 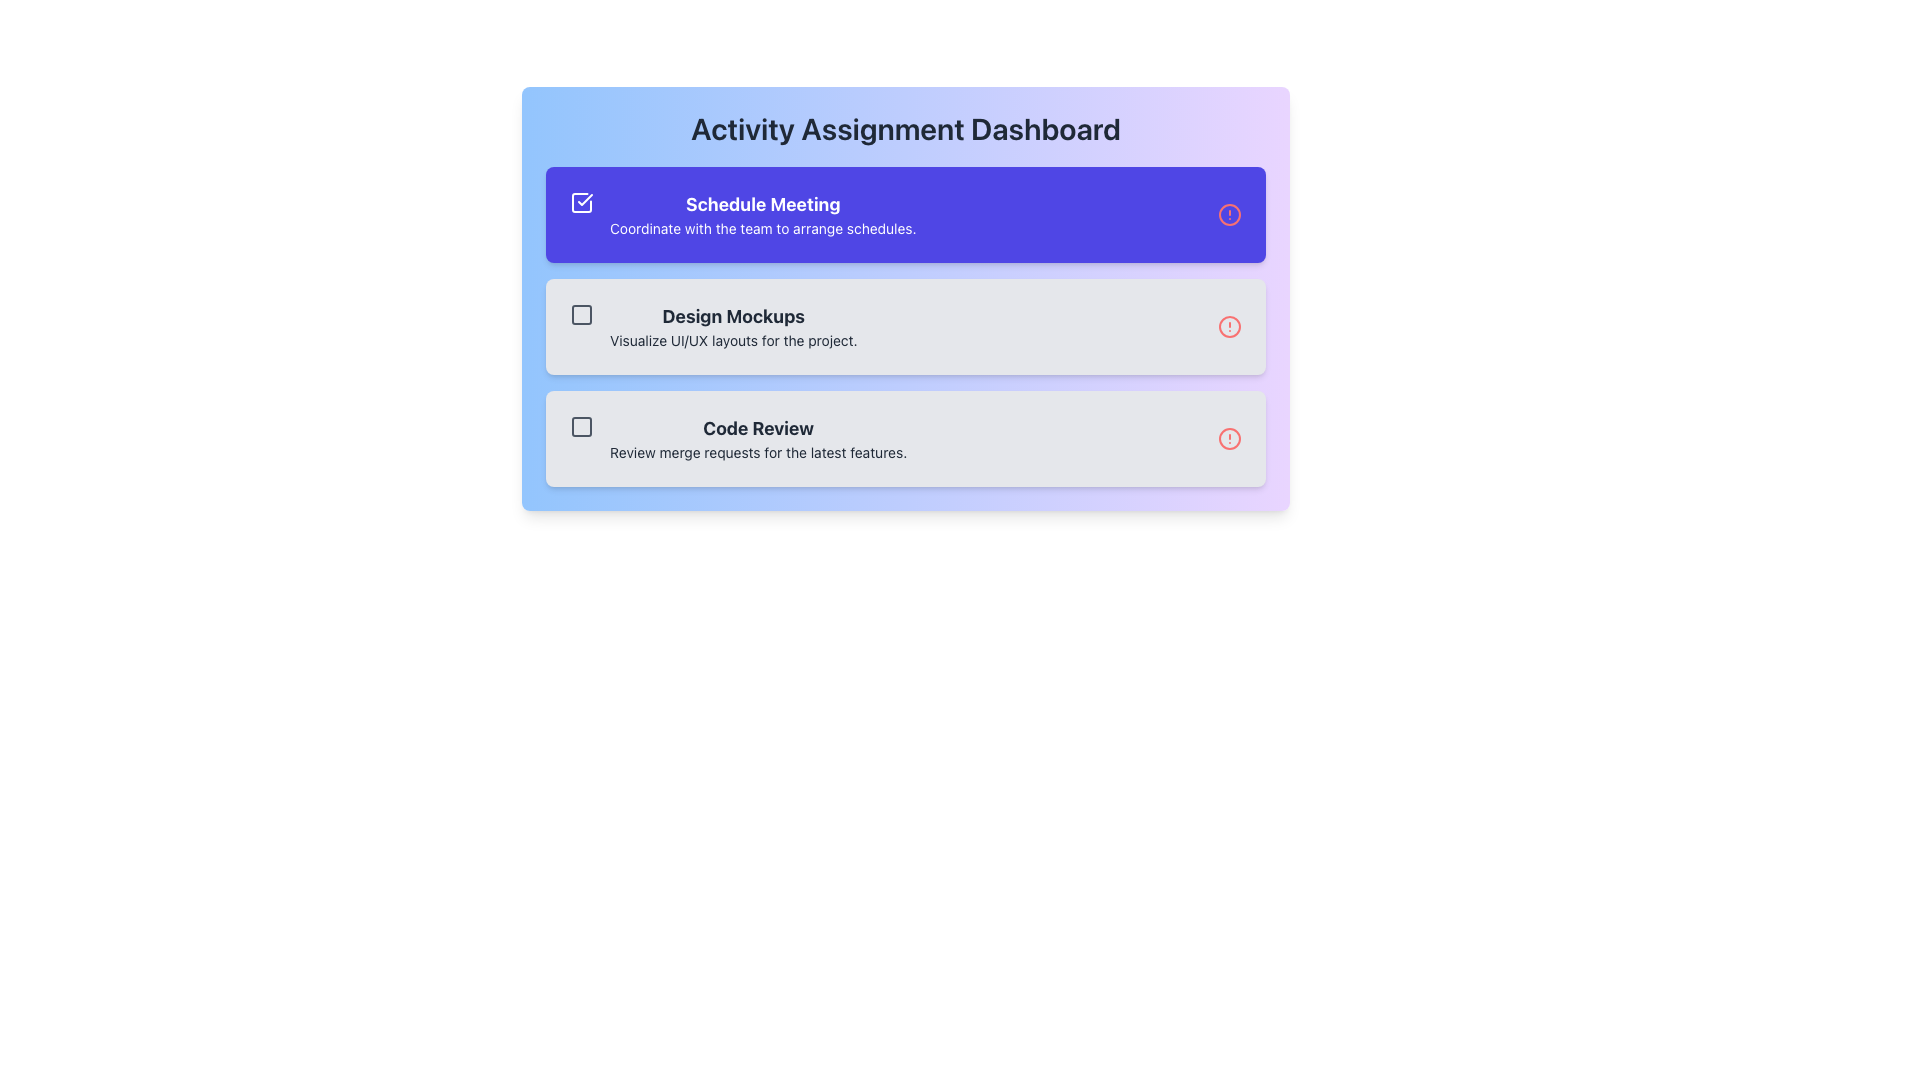 I want to click on text label displaying 'Visualize UI/UX layouts for the project.' which is positioned directly below the heading 'Design Mockups', so click(x=732, y=339).